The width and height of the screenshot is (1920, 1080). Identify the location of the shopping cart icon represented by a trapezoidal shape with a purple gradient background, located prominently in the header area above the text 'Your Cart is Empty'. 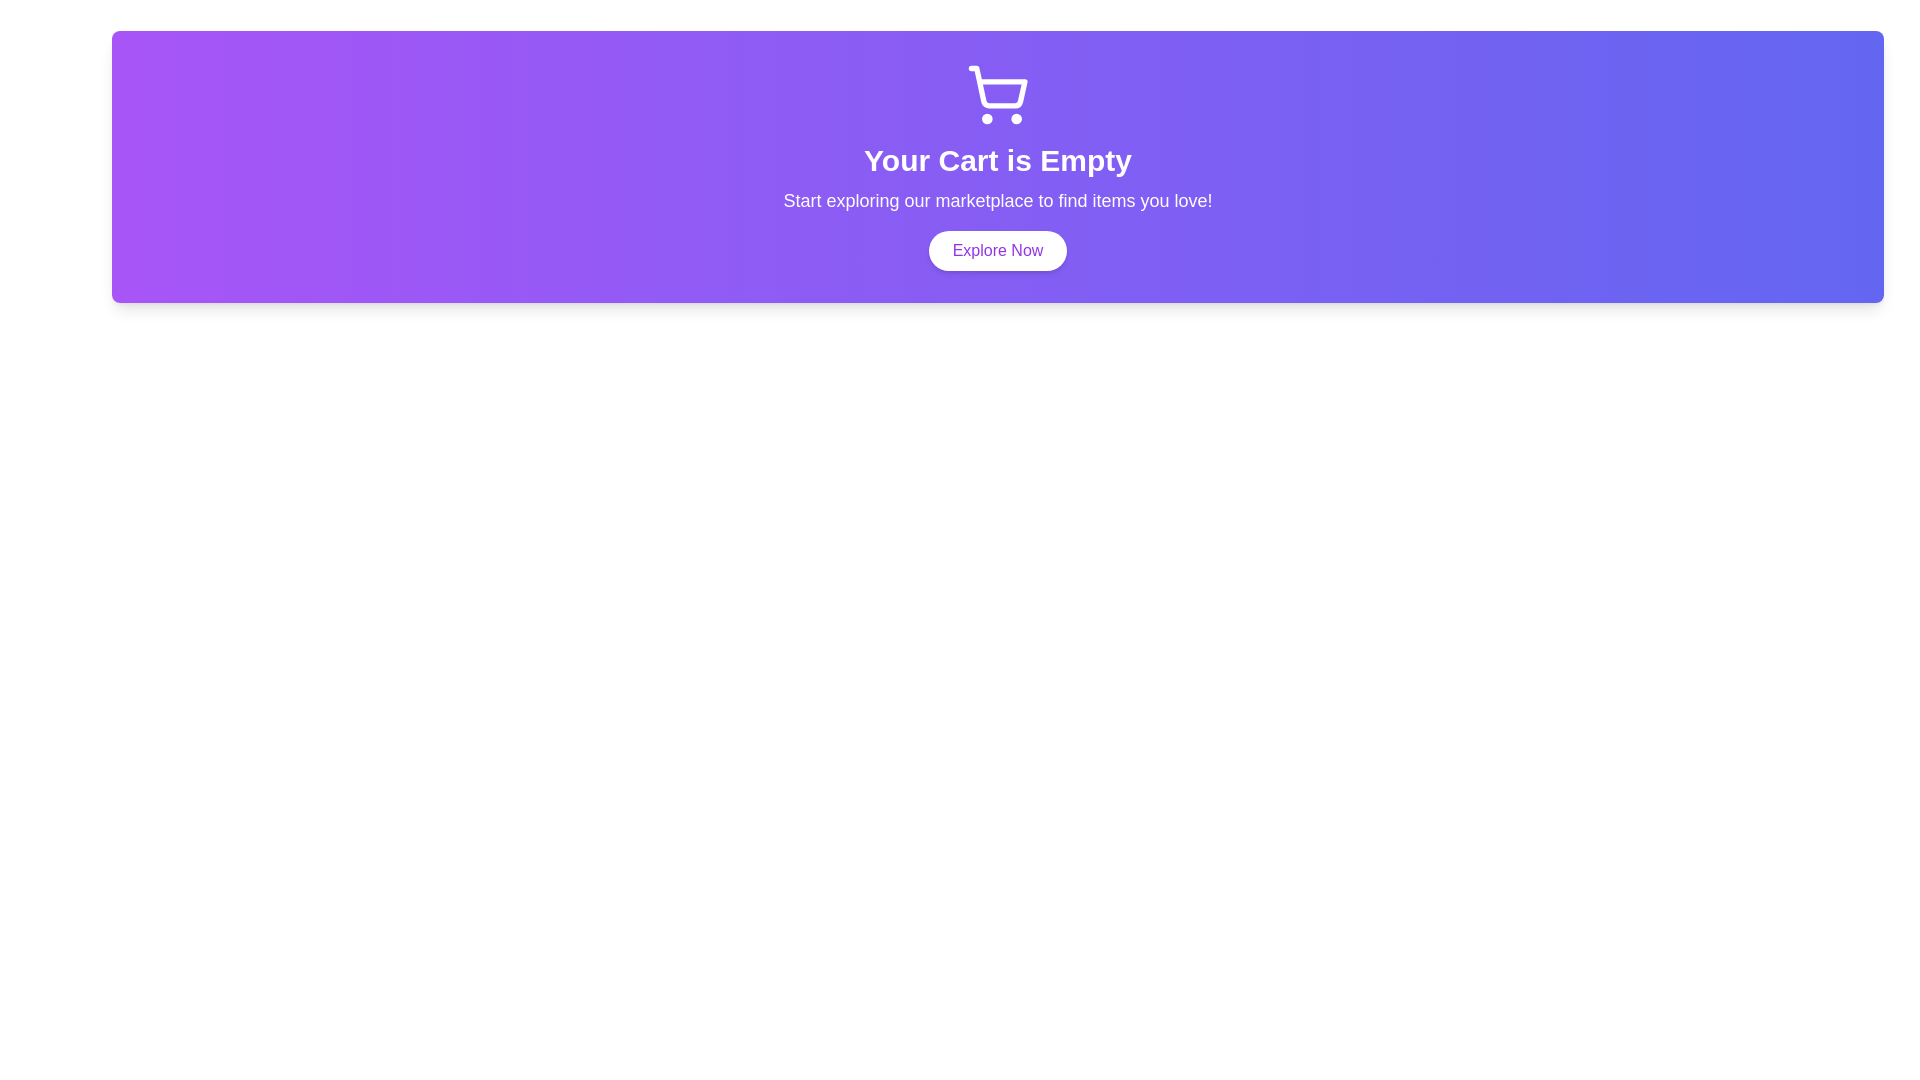
(998, 86).